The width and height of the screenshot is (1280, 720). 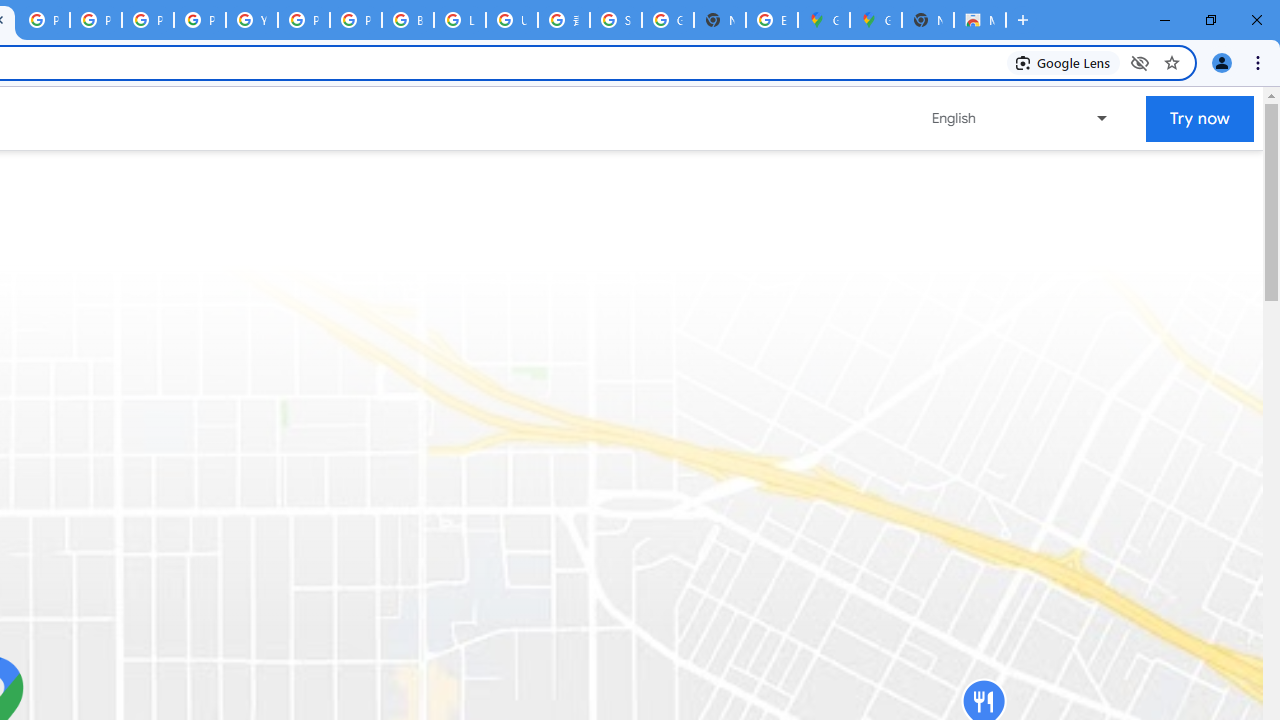 I want to click on 'Search with Google Lens', so click(x=1062, y=61).